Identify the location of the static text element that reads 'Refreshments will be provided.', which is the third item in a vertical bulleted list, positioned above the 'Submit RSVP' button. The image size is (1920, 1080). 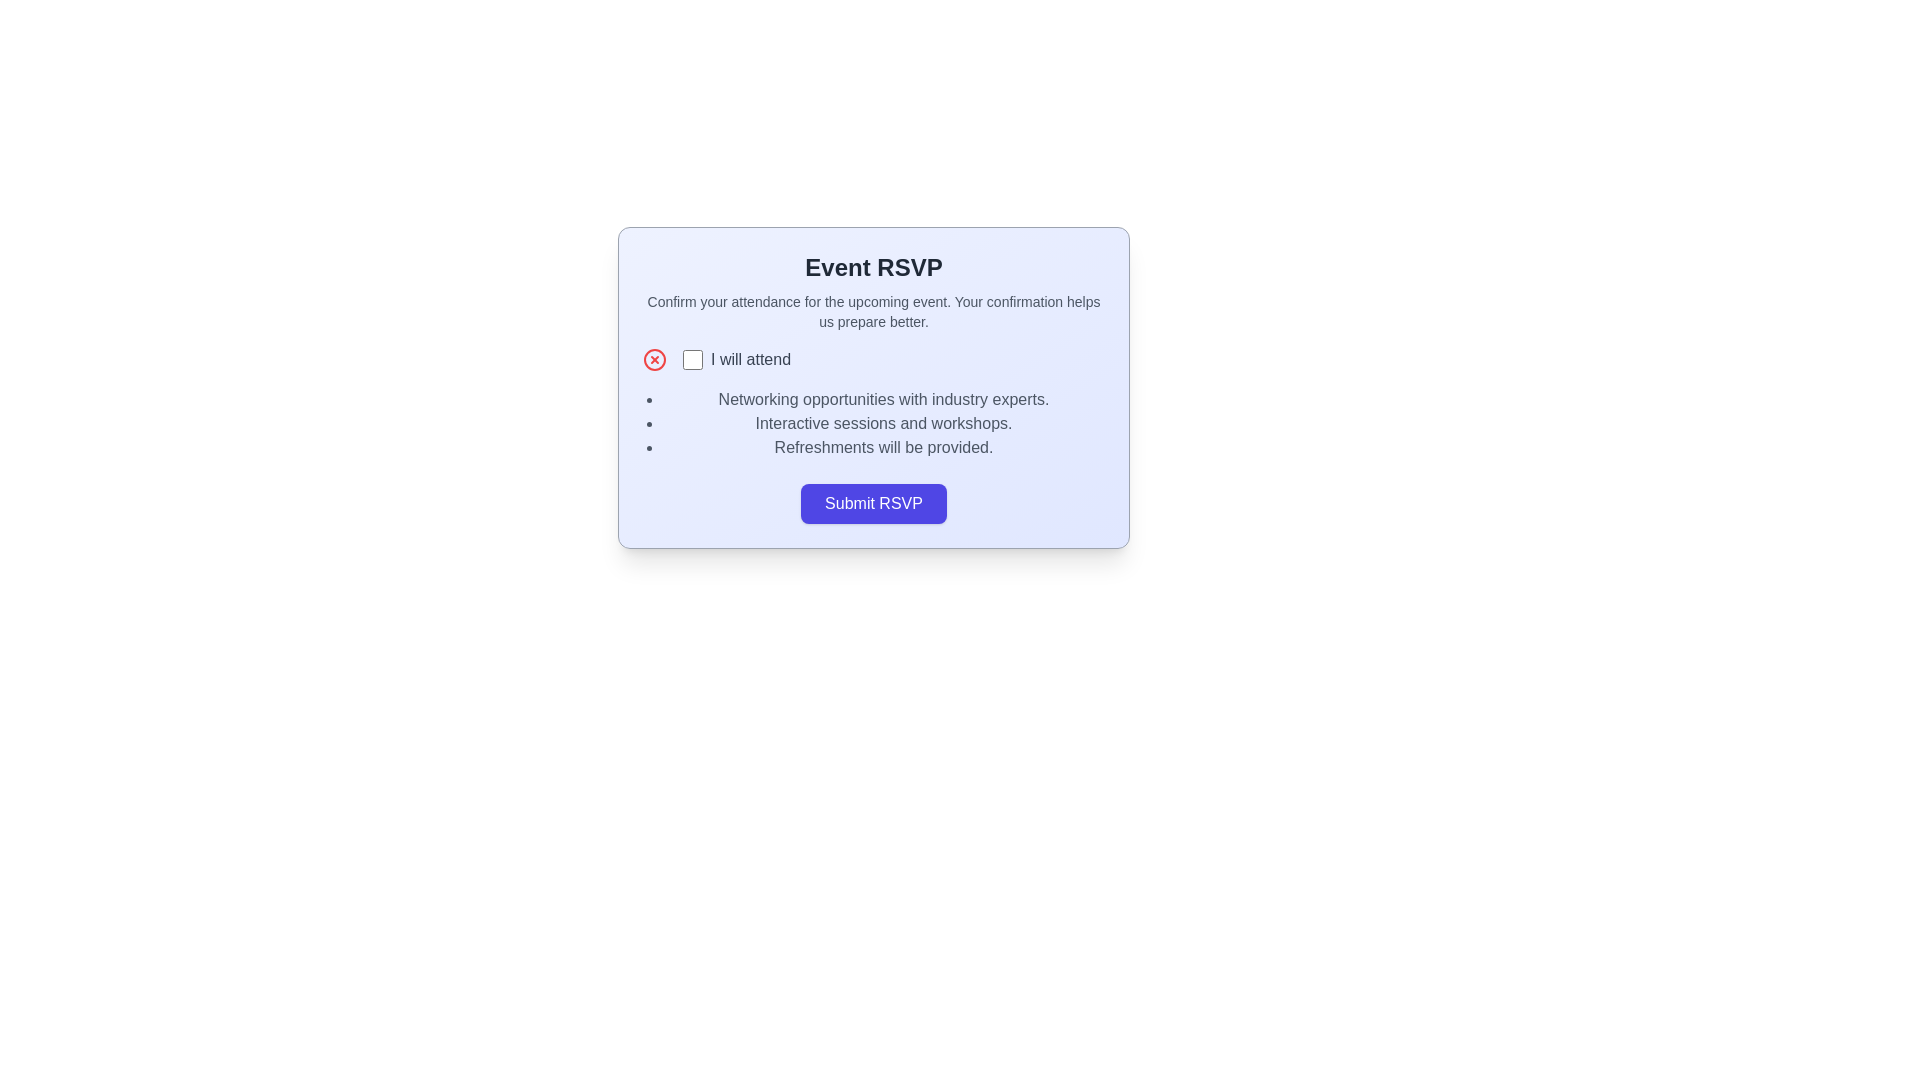
(882, 446).